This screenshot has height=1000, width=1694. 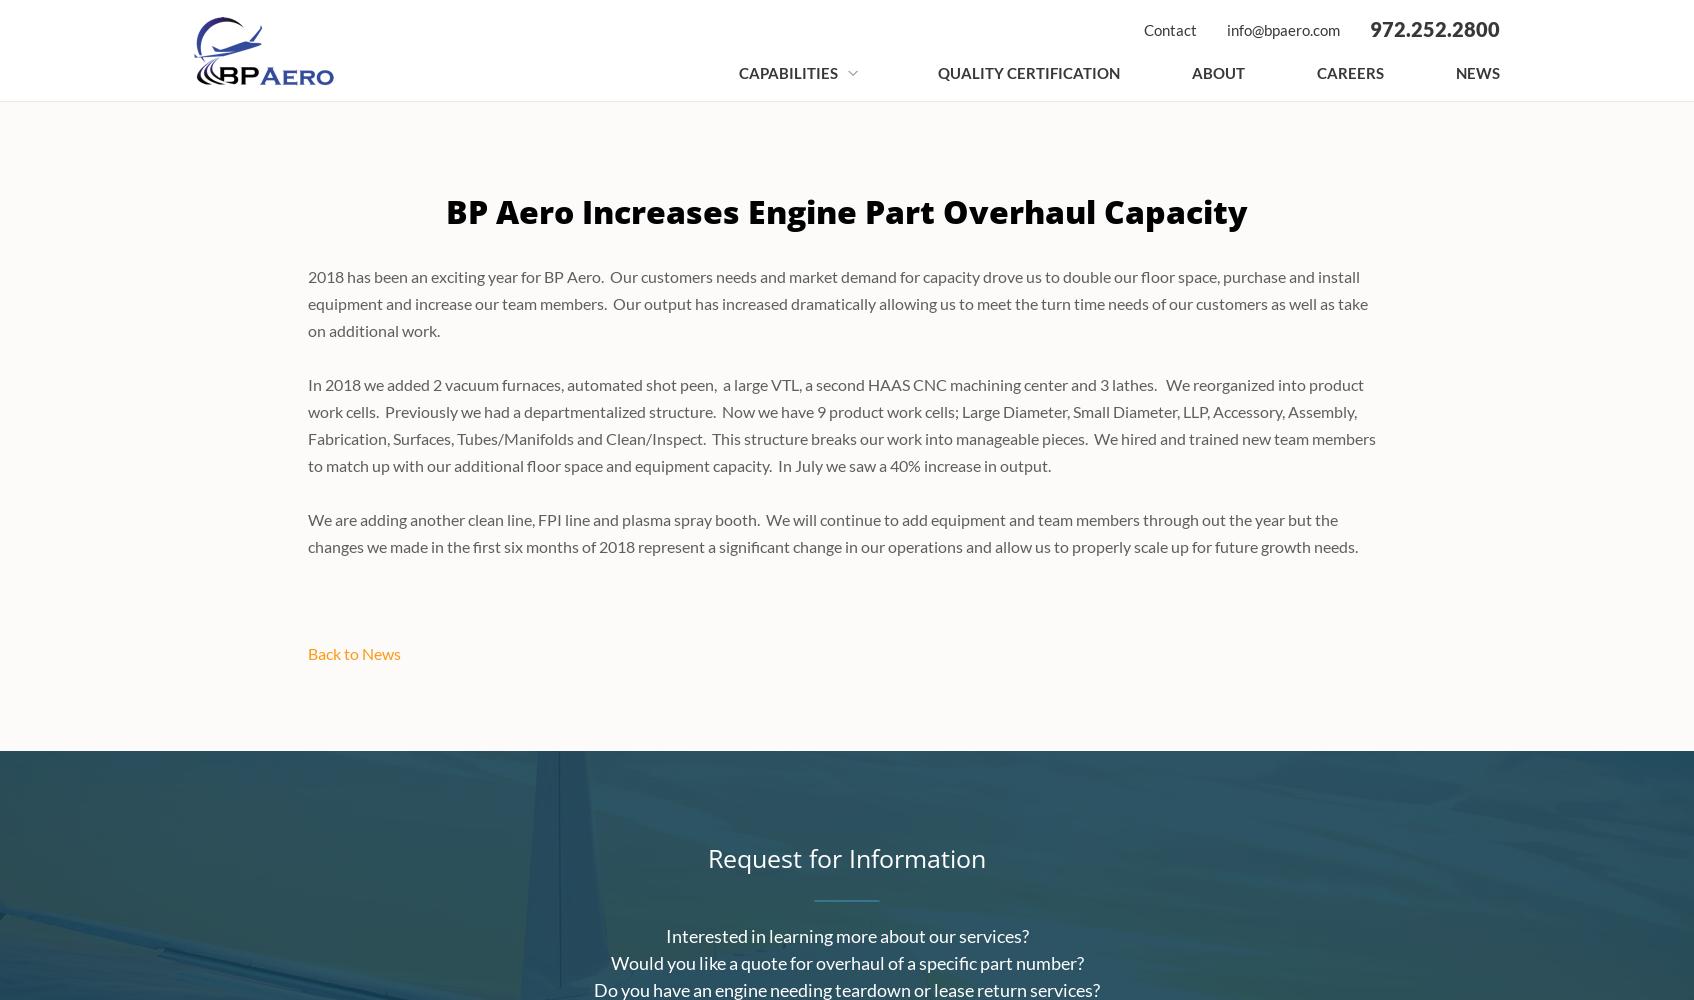 What do you see at coordinates (937, 72) in the screenshot?
I see `'Quality Certification'` at bounding box center [937, 72].